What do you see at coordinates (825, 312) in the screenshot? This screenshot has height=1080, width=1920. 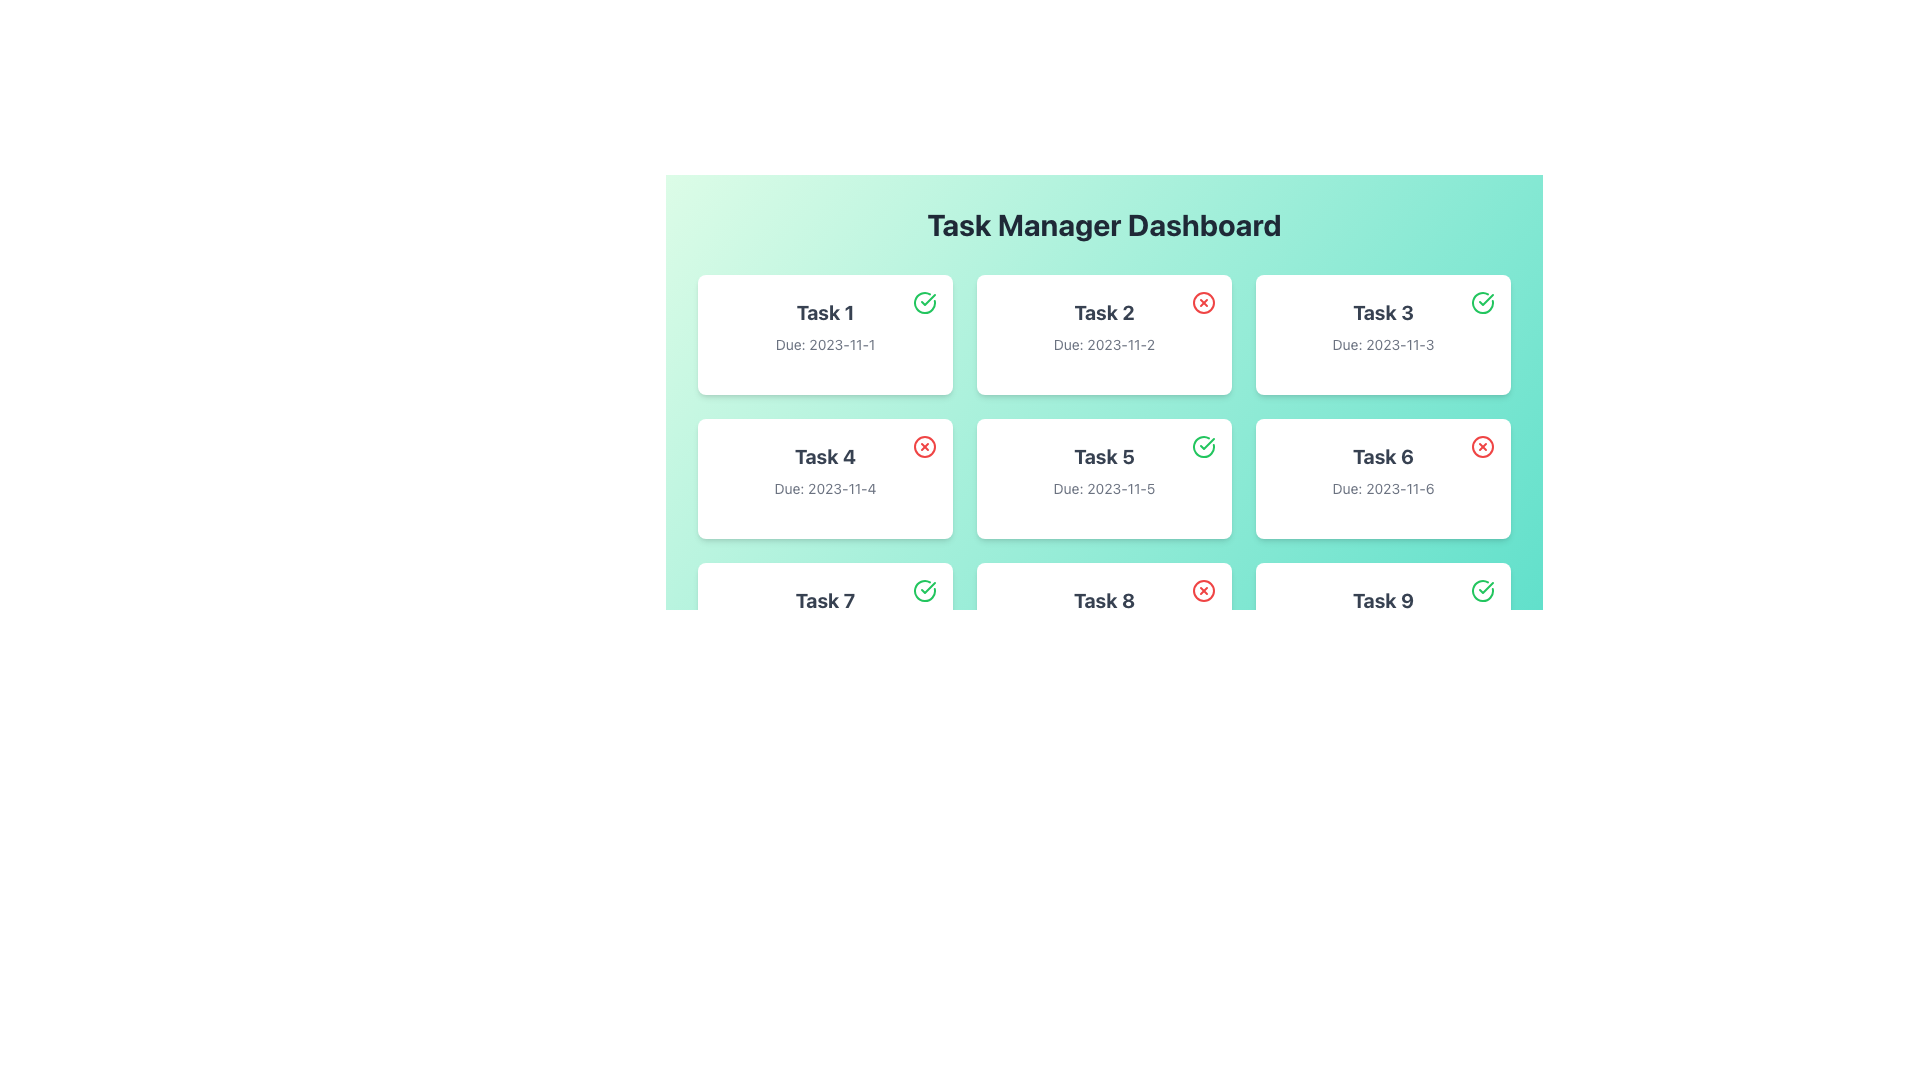 I see `the Text label that serves as the title for the first task card in the upper-left region of a 3x3 grid layout` at bounding box center [825, 312].